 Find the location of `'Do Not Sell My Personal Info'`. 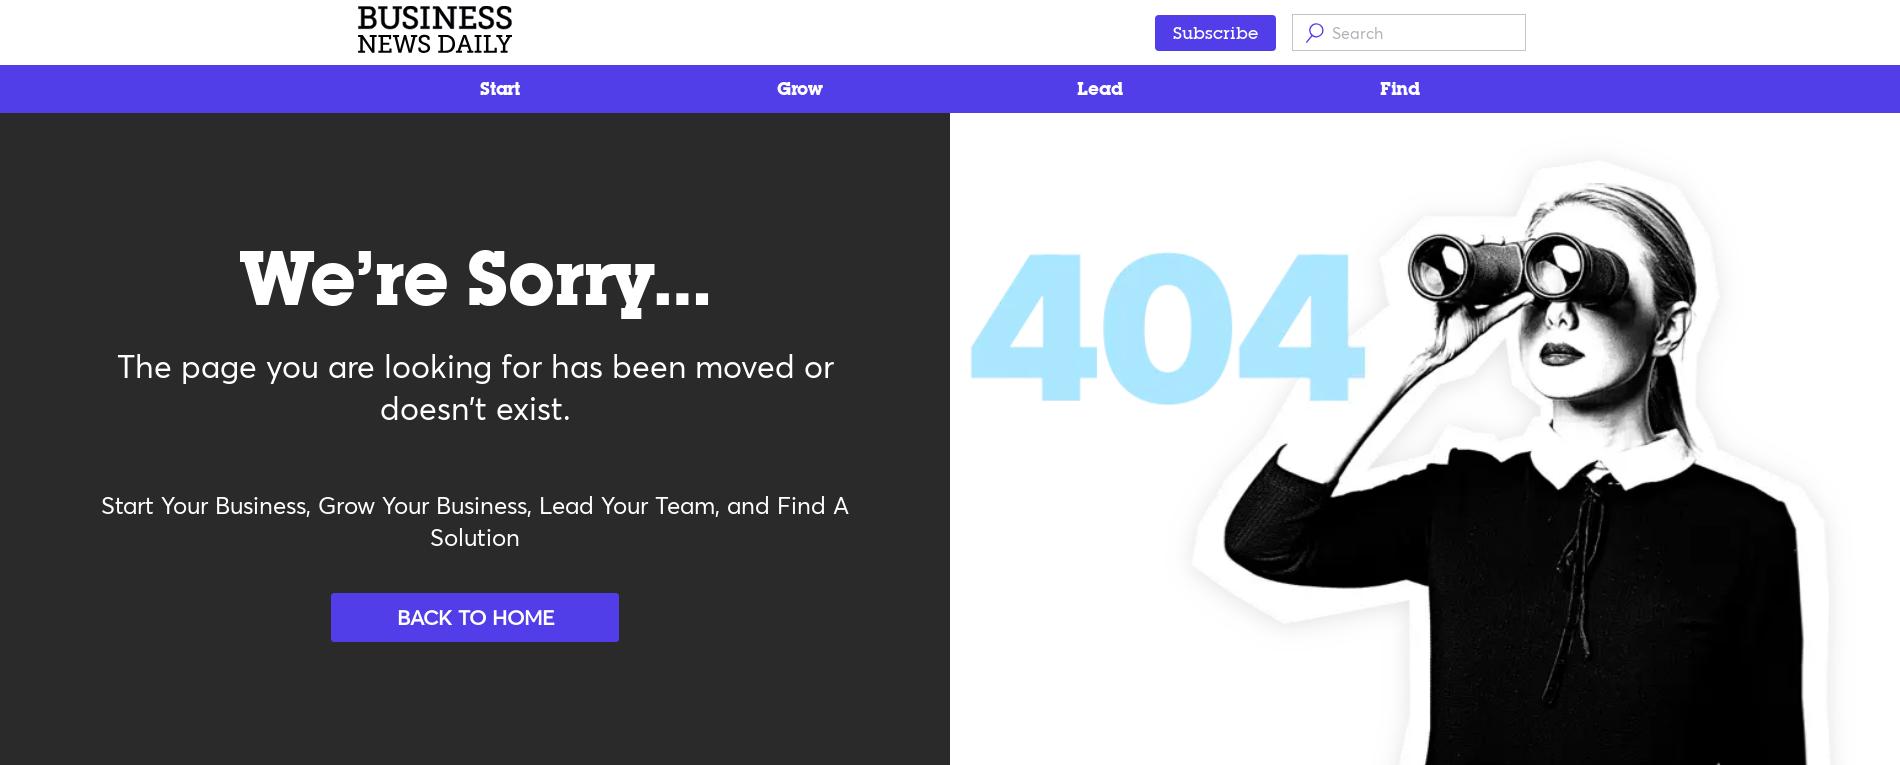

'Do Not Sell My Personal Info' is located at coordinates (1038, 653).